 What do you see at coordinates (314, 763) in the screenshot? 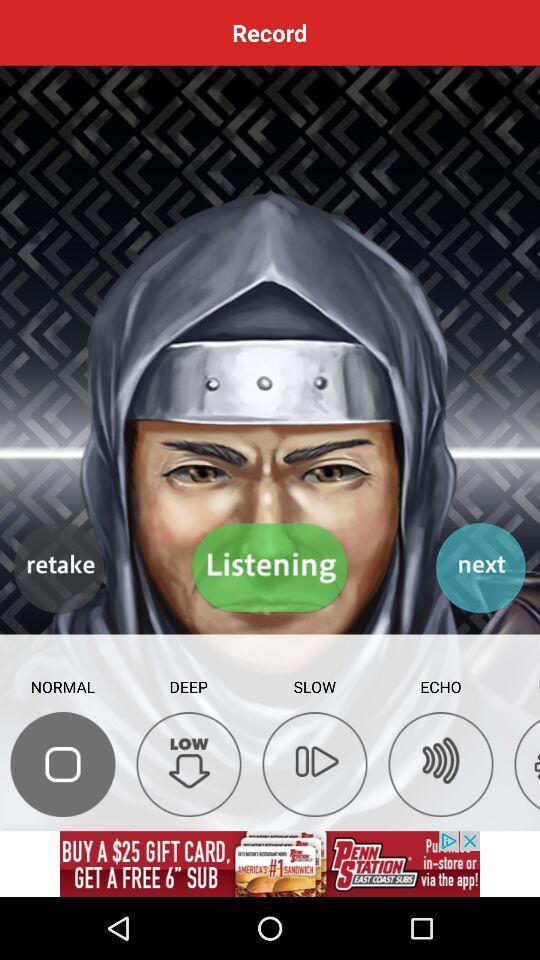
I see `slow down the sound` at bounding box center [314, 763].